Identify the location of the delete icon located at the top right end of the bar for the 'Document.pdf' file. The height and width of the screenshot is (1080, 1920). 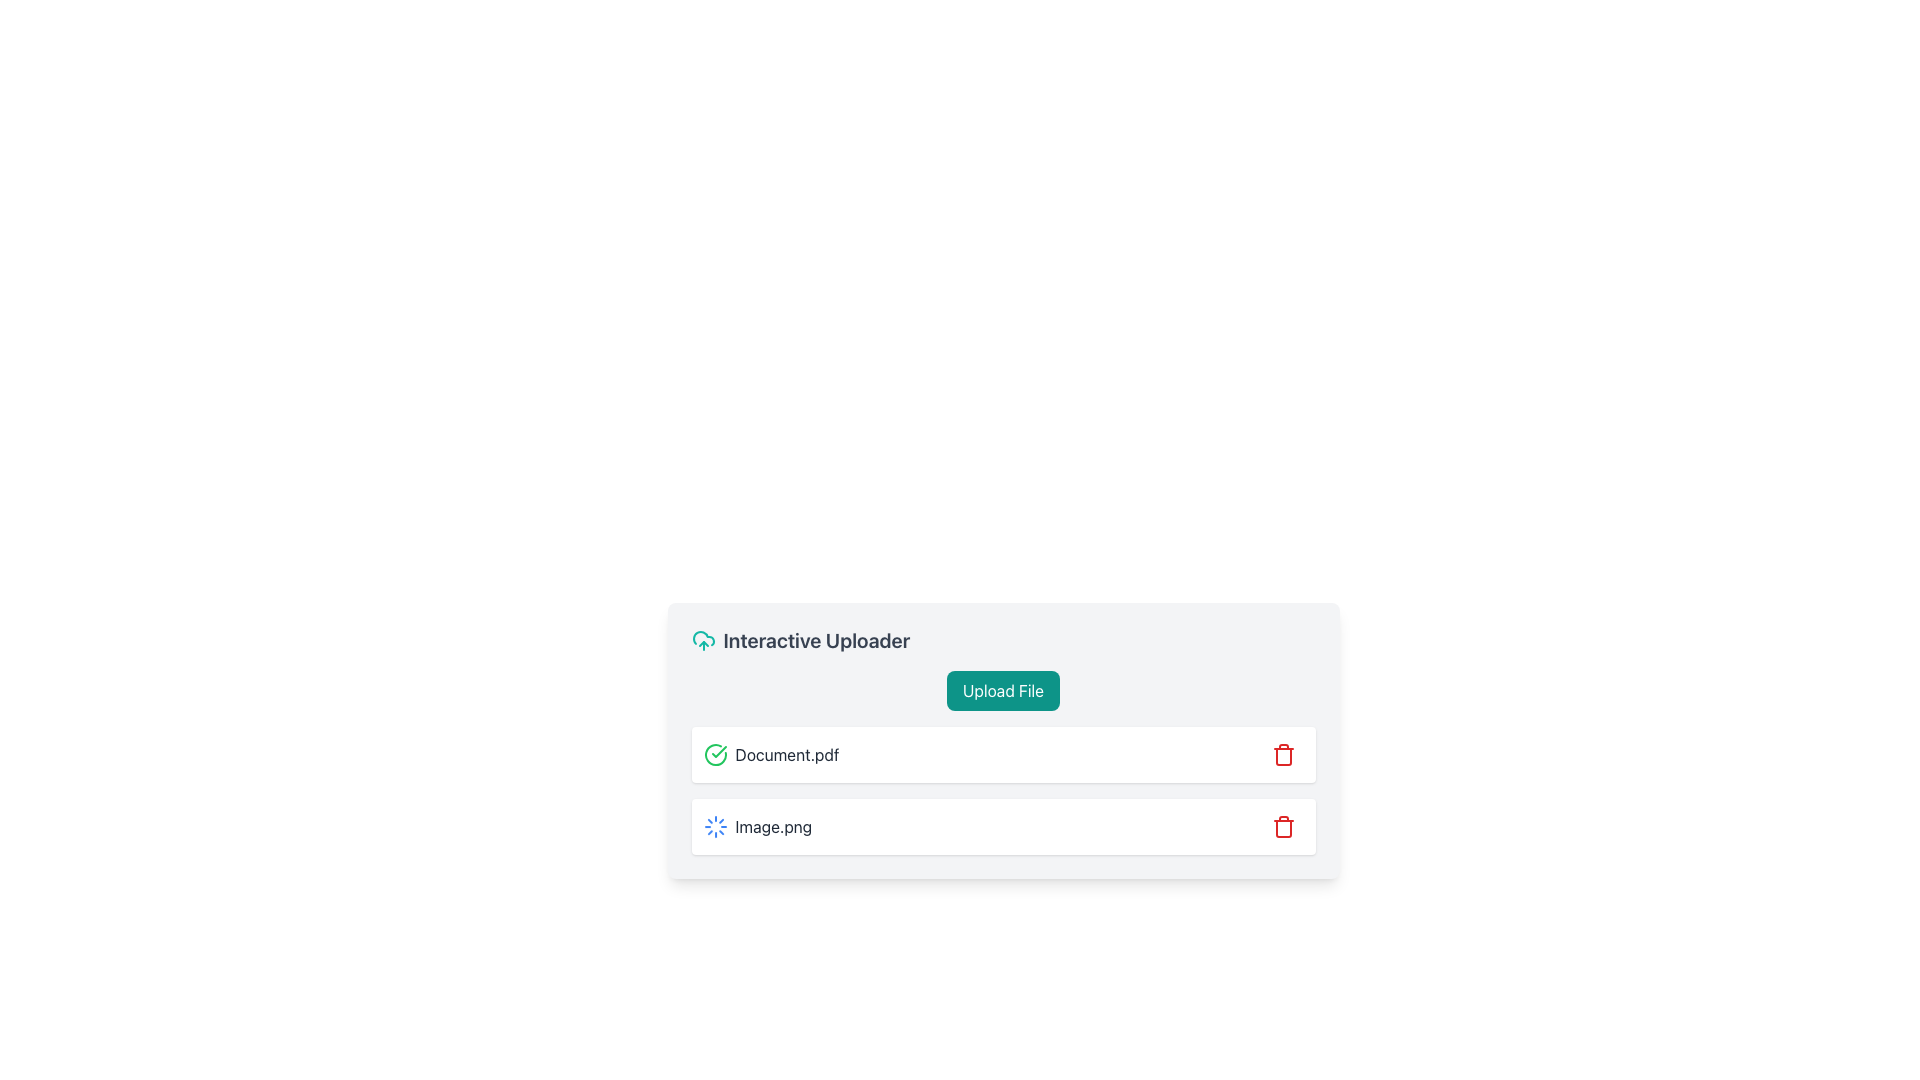
(1283, 755).